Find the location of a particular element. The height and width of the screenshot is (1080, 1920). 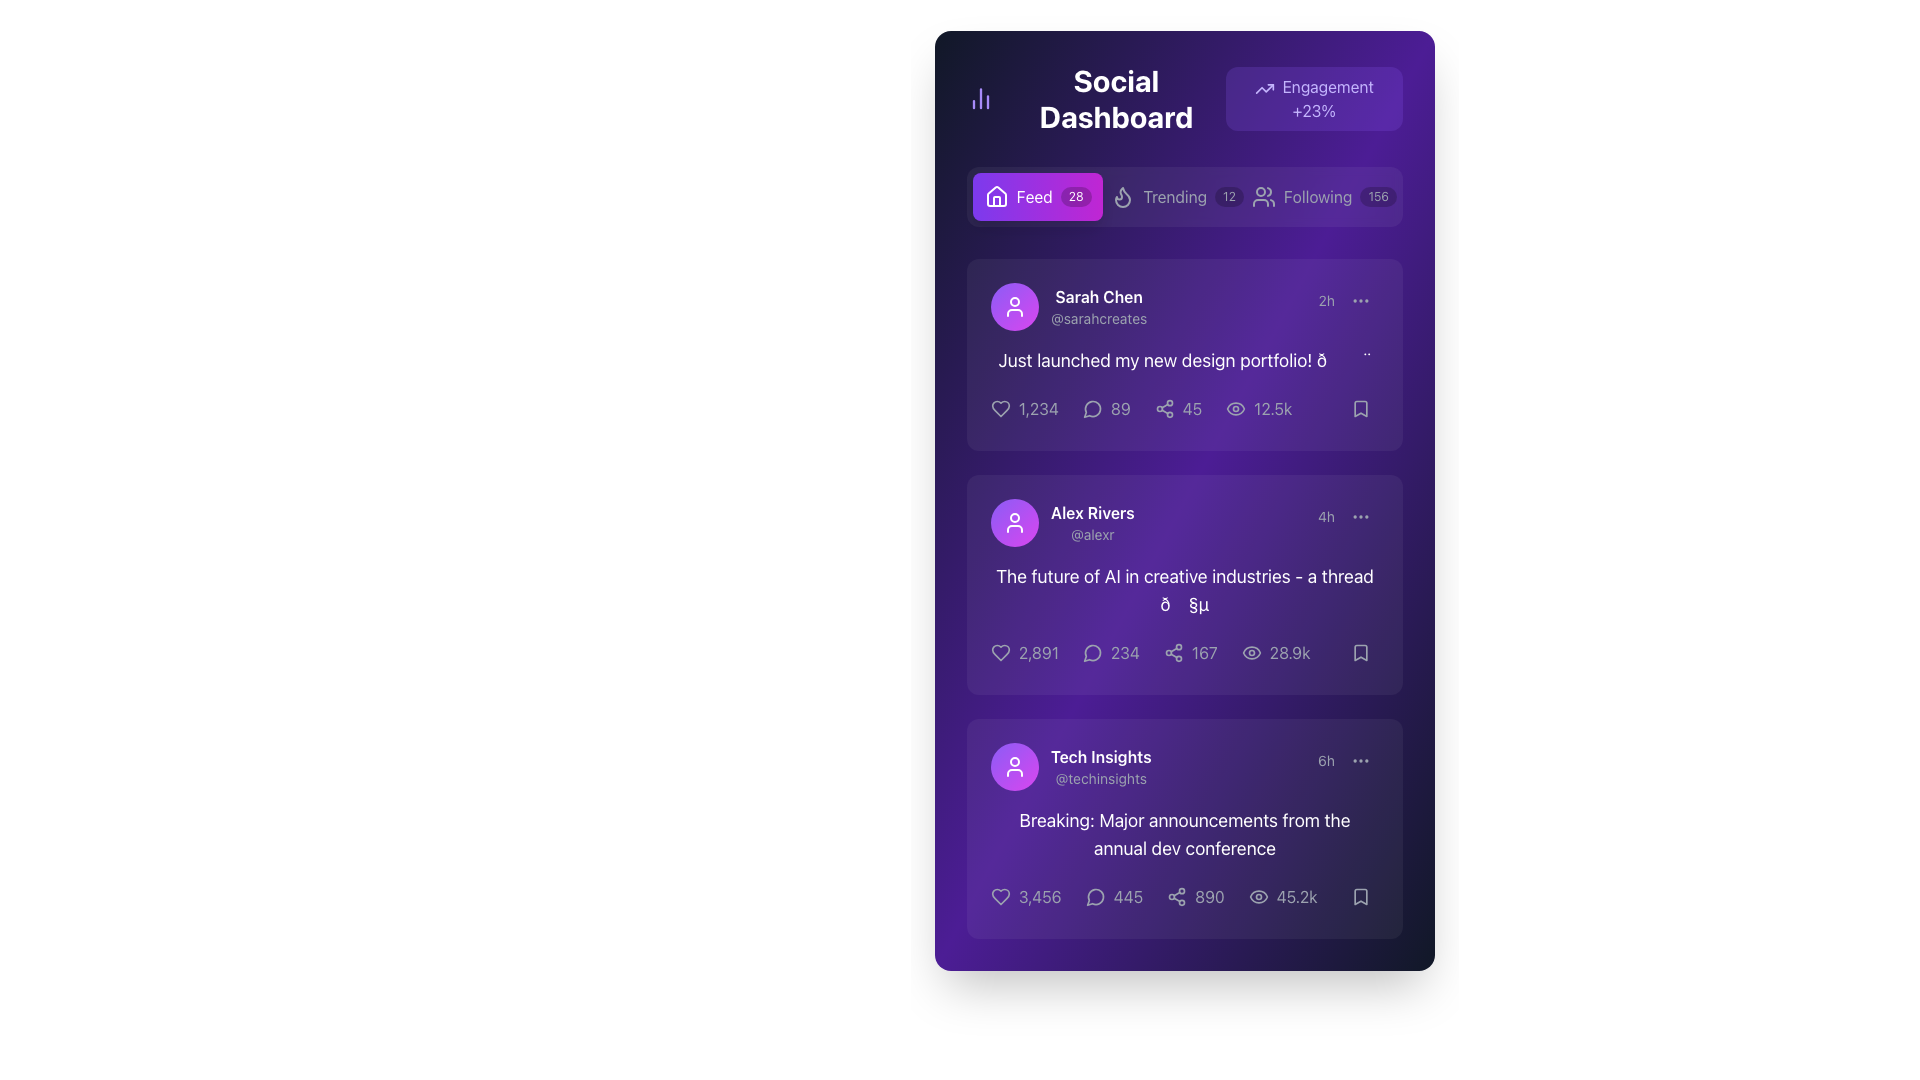

the bookmark icon styled with an outlined design, resembling an open book, located in the bottom-right corner of the 'Tech Insights' post card to bookmark the post is located at coordinates (1360, 896).